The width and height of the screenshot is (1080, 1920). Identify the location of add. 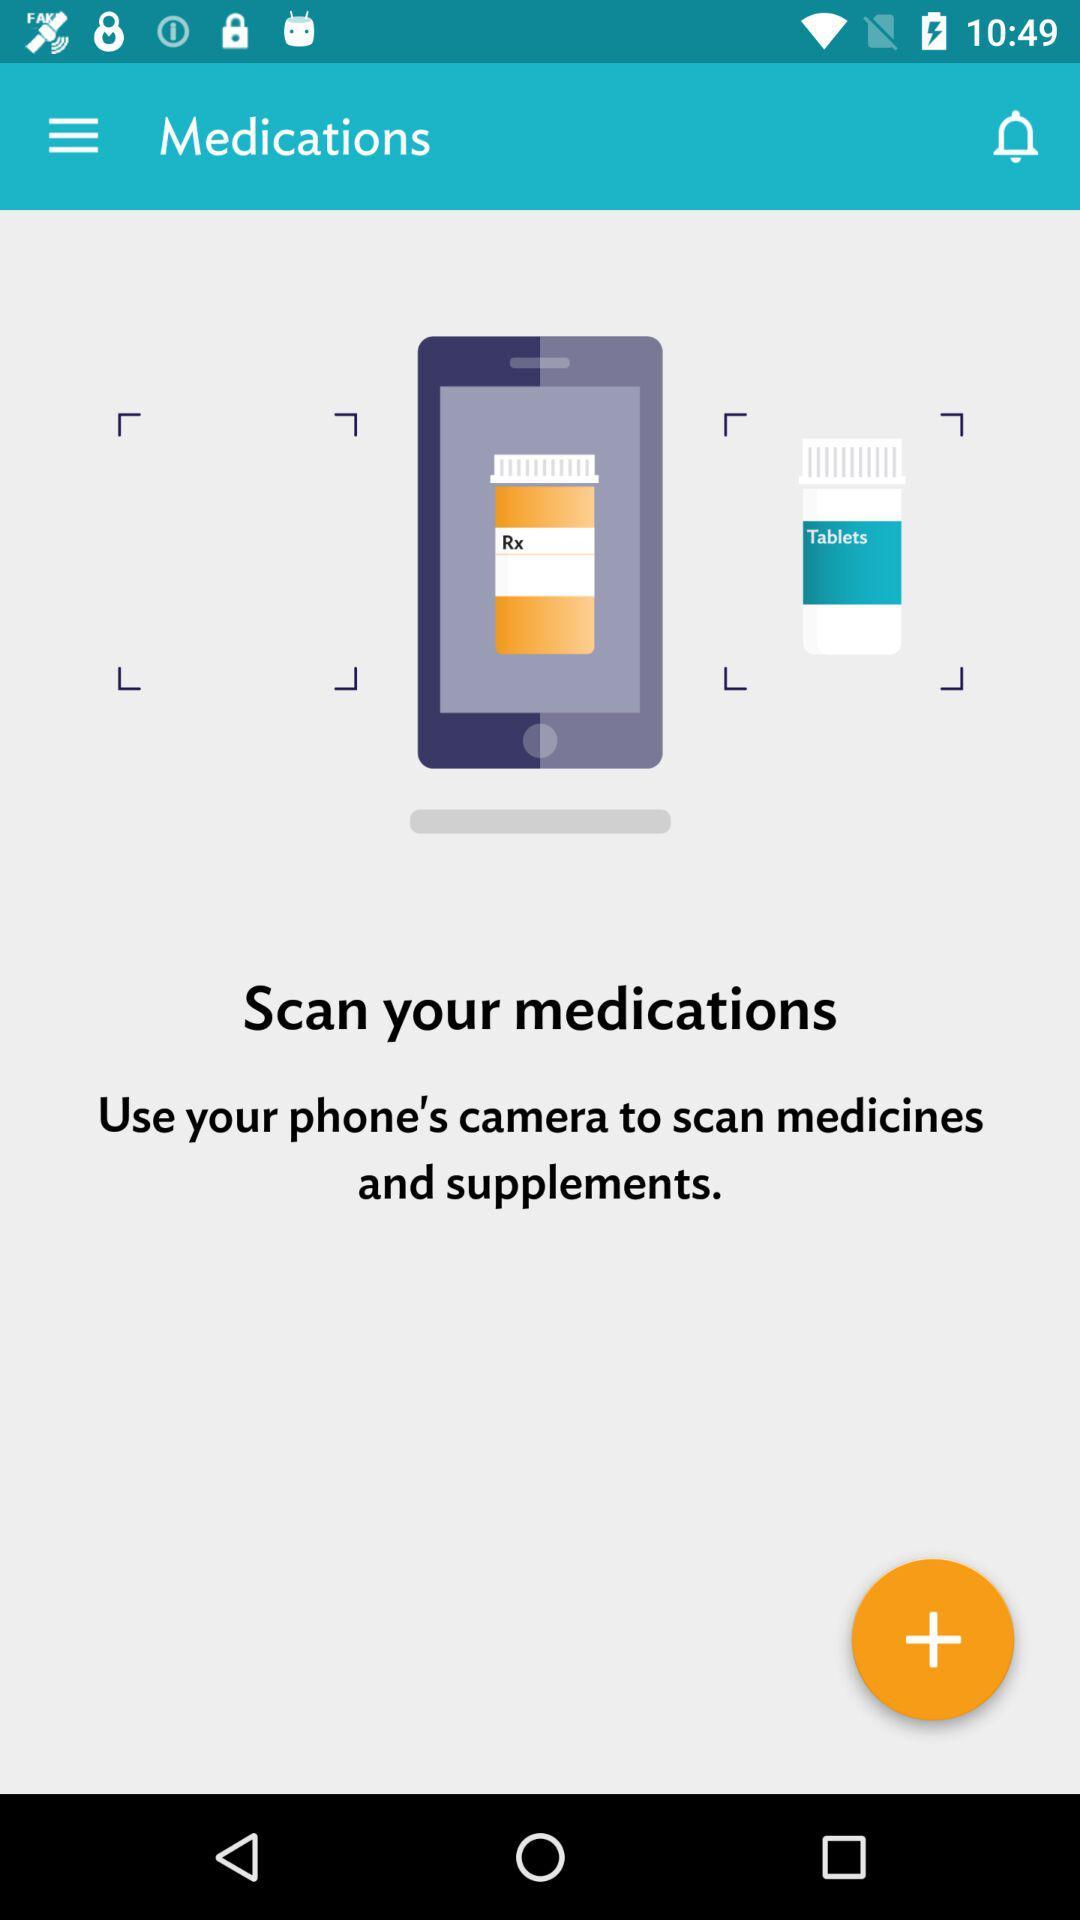
(933, 1646).